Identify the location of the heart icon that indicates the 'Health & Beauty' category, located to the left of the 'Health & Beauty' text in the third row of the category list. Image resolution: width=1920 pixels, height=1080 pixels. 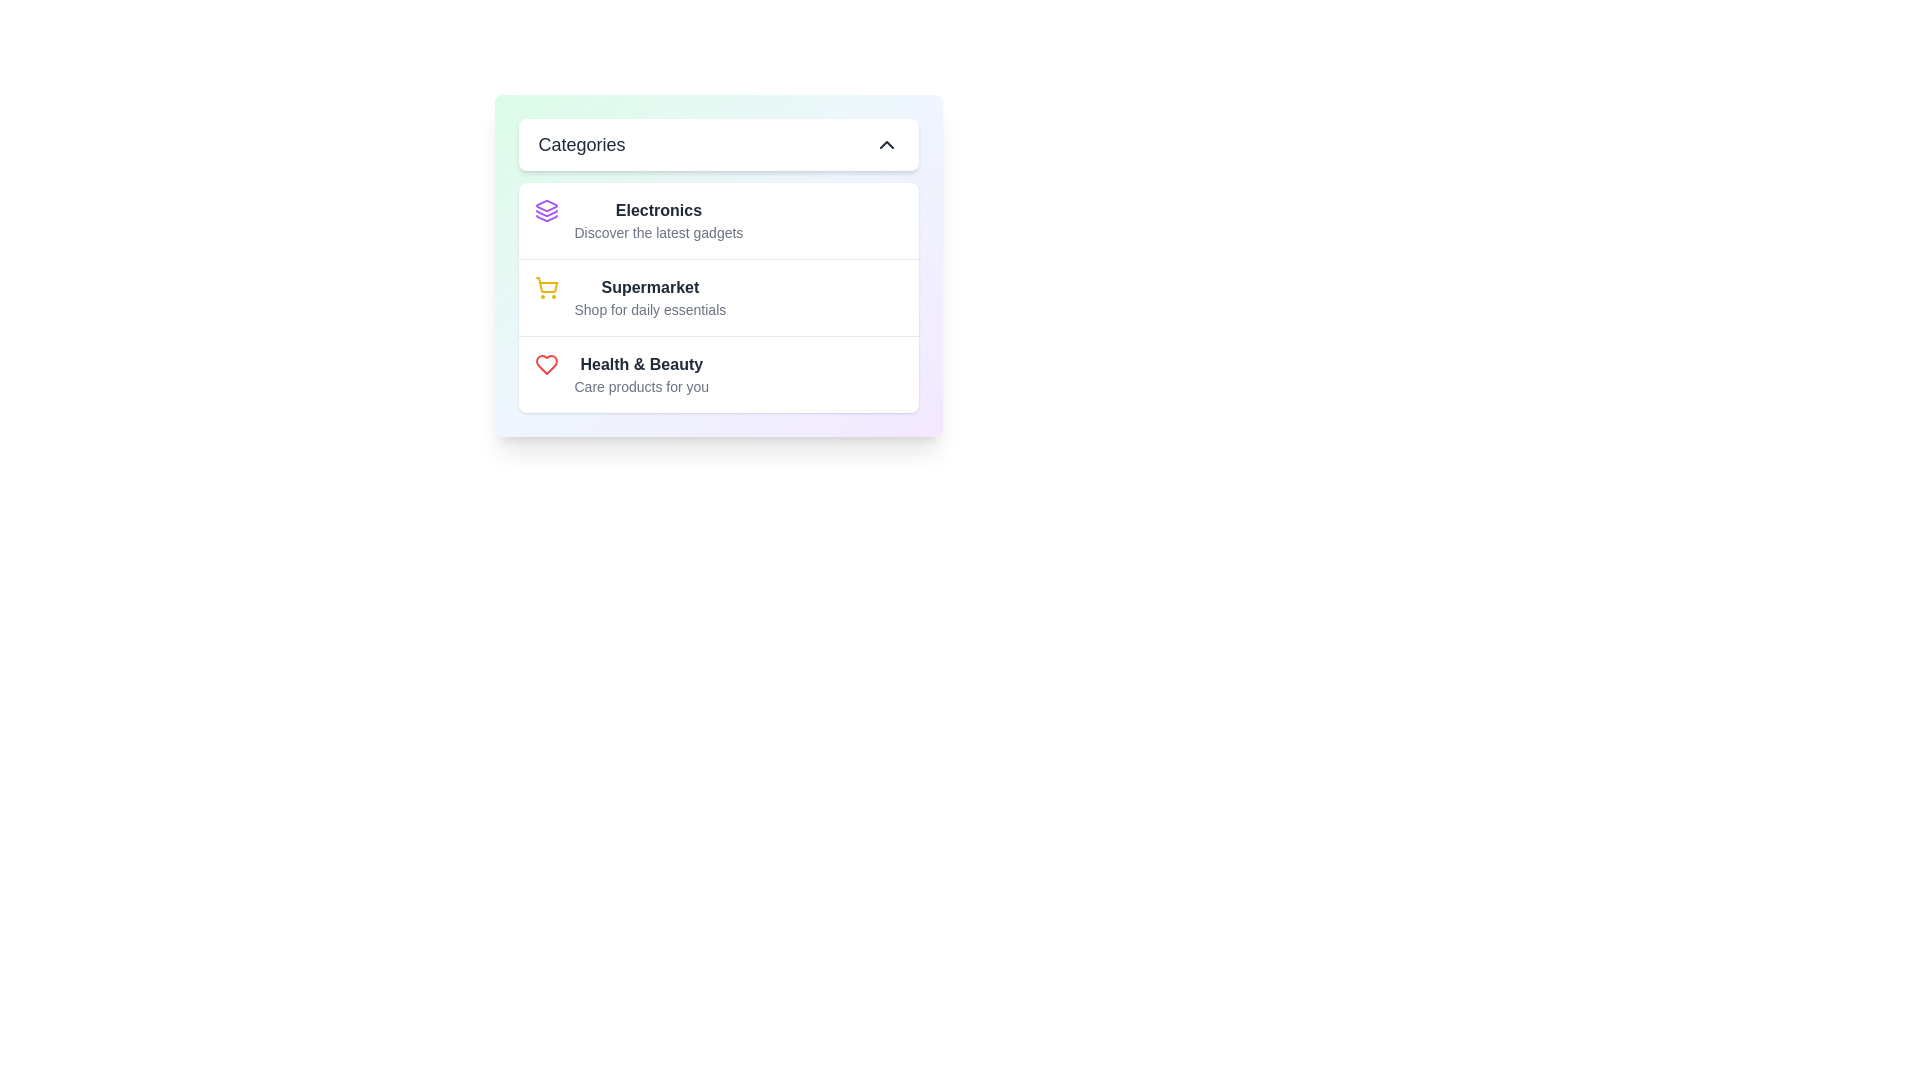
(546, 365).